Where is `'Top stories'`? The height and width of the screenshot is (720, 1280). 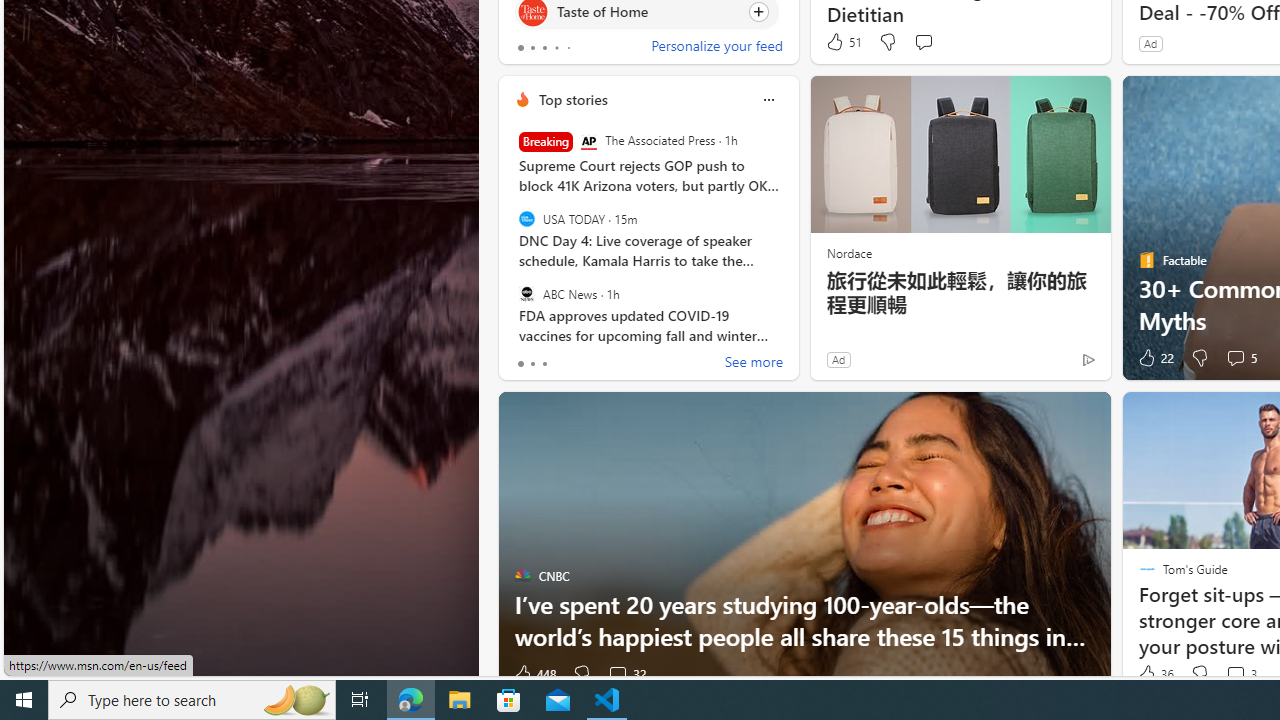 'Top stories' is located at coordinates (571, 99).